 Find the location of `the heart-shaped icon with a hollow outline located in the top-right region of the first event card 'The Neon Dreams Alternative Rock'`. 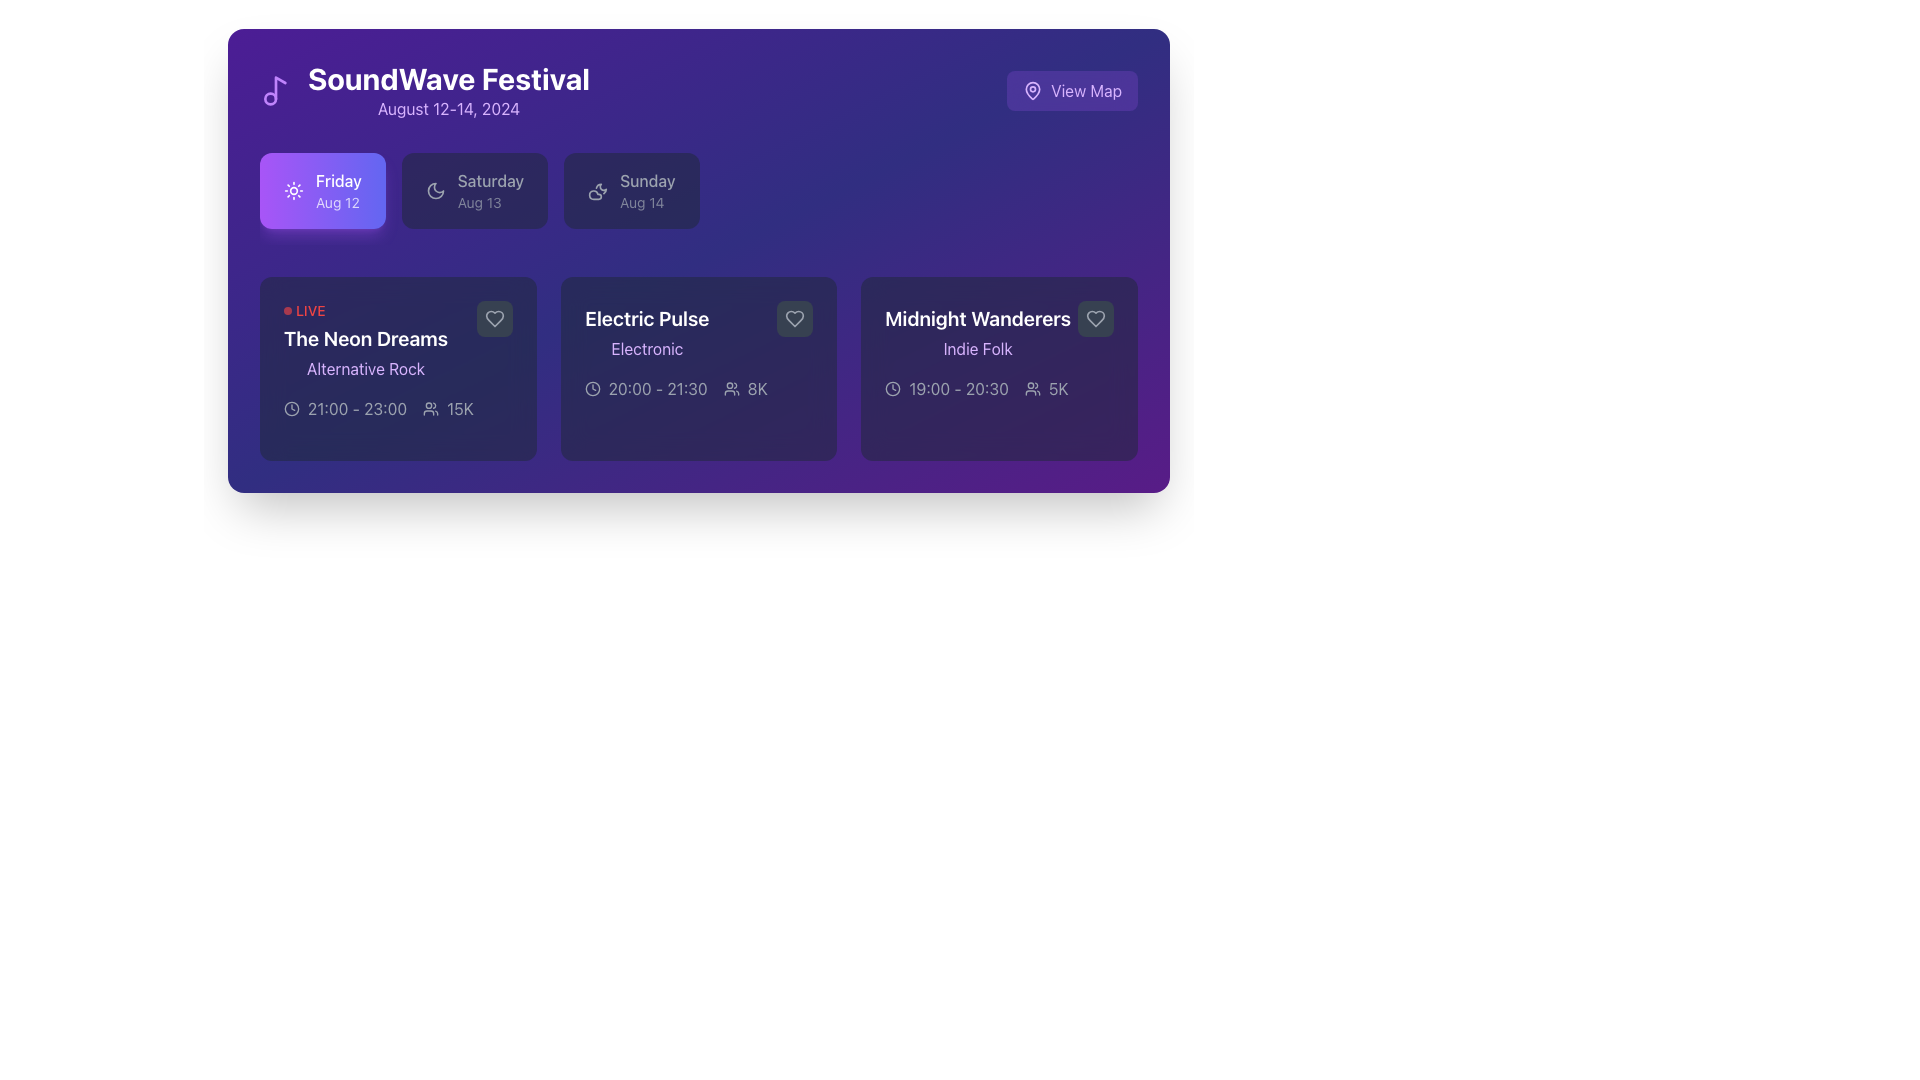

the heart-shaped icon with a hollow outline located in the top-right region of the first event card 'The Neon Dreams Alternative Rock' is located at coordinates (494, 318).